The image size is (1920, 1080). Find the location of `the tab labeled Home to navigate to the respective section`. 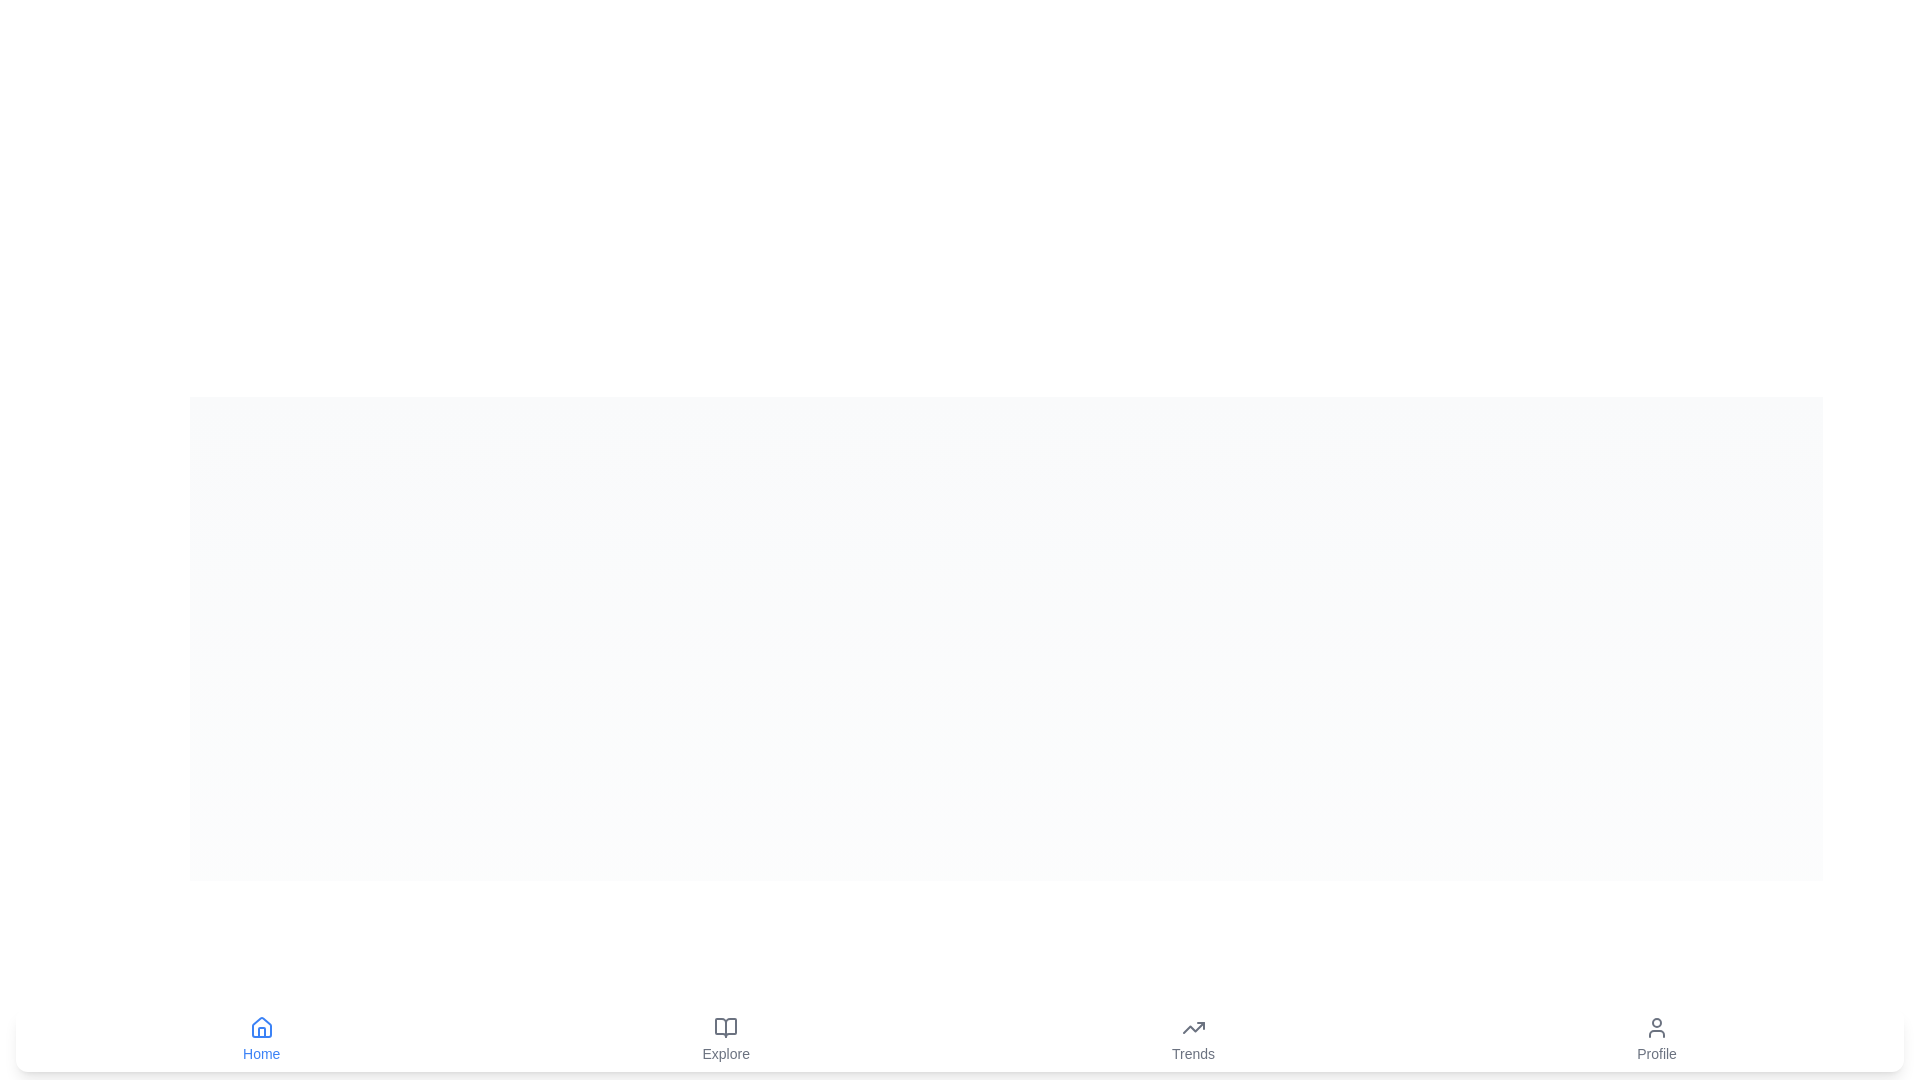

the tab labeled Home to navigate to the respective section is located at coordinates (260, 1039).